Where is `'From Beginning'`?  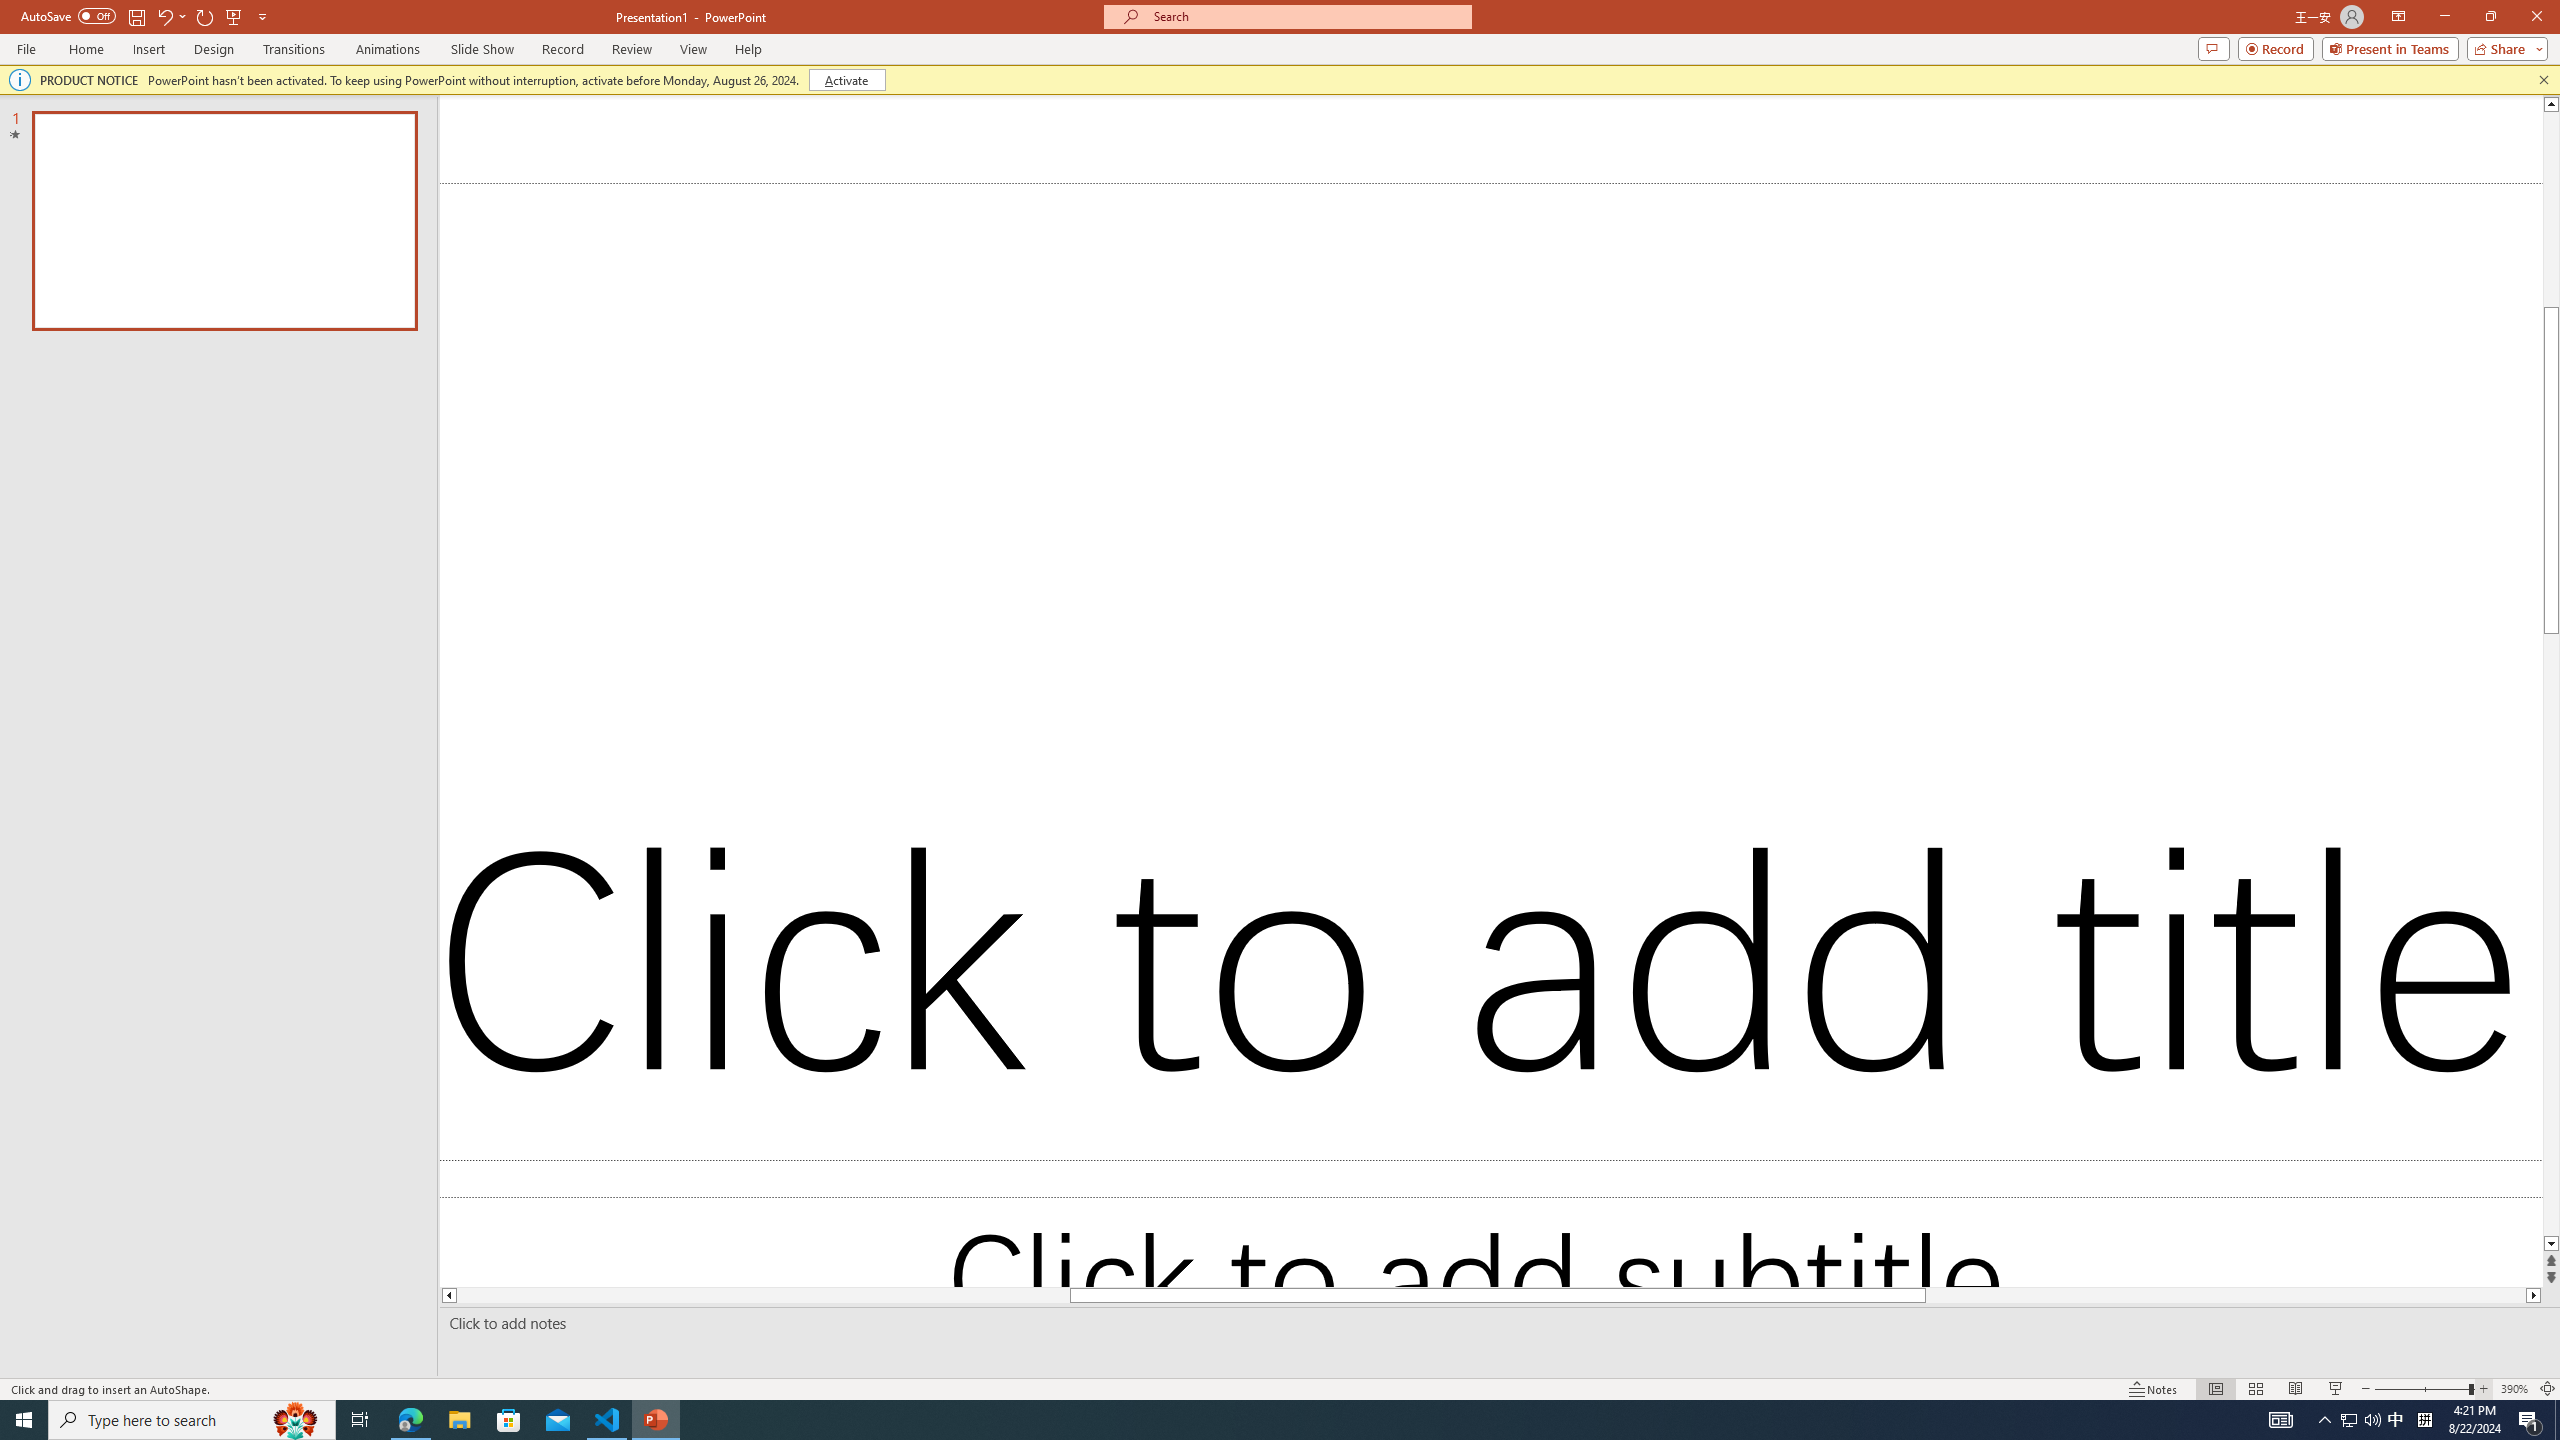
'From Beginning' is located at coordinates (233, 15).